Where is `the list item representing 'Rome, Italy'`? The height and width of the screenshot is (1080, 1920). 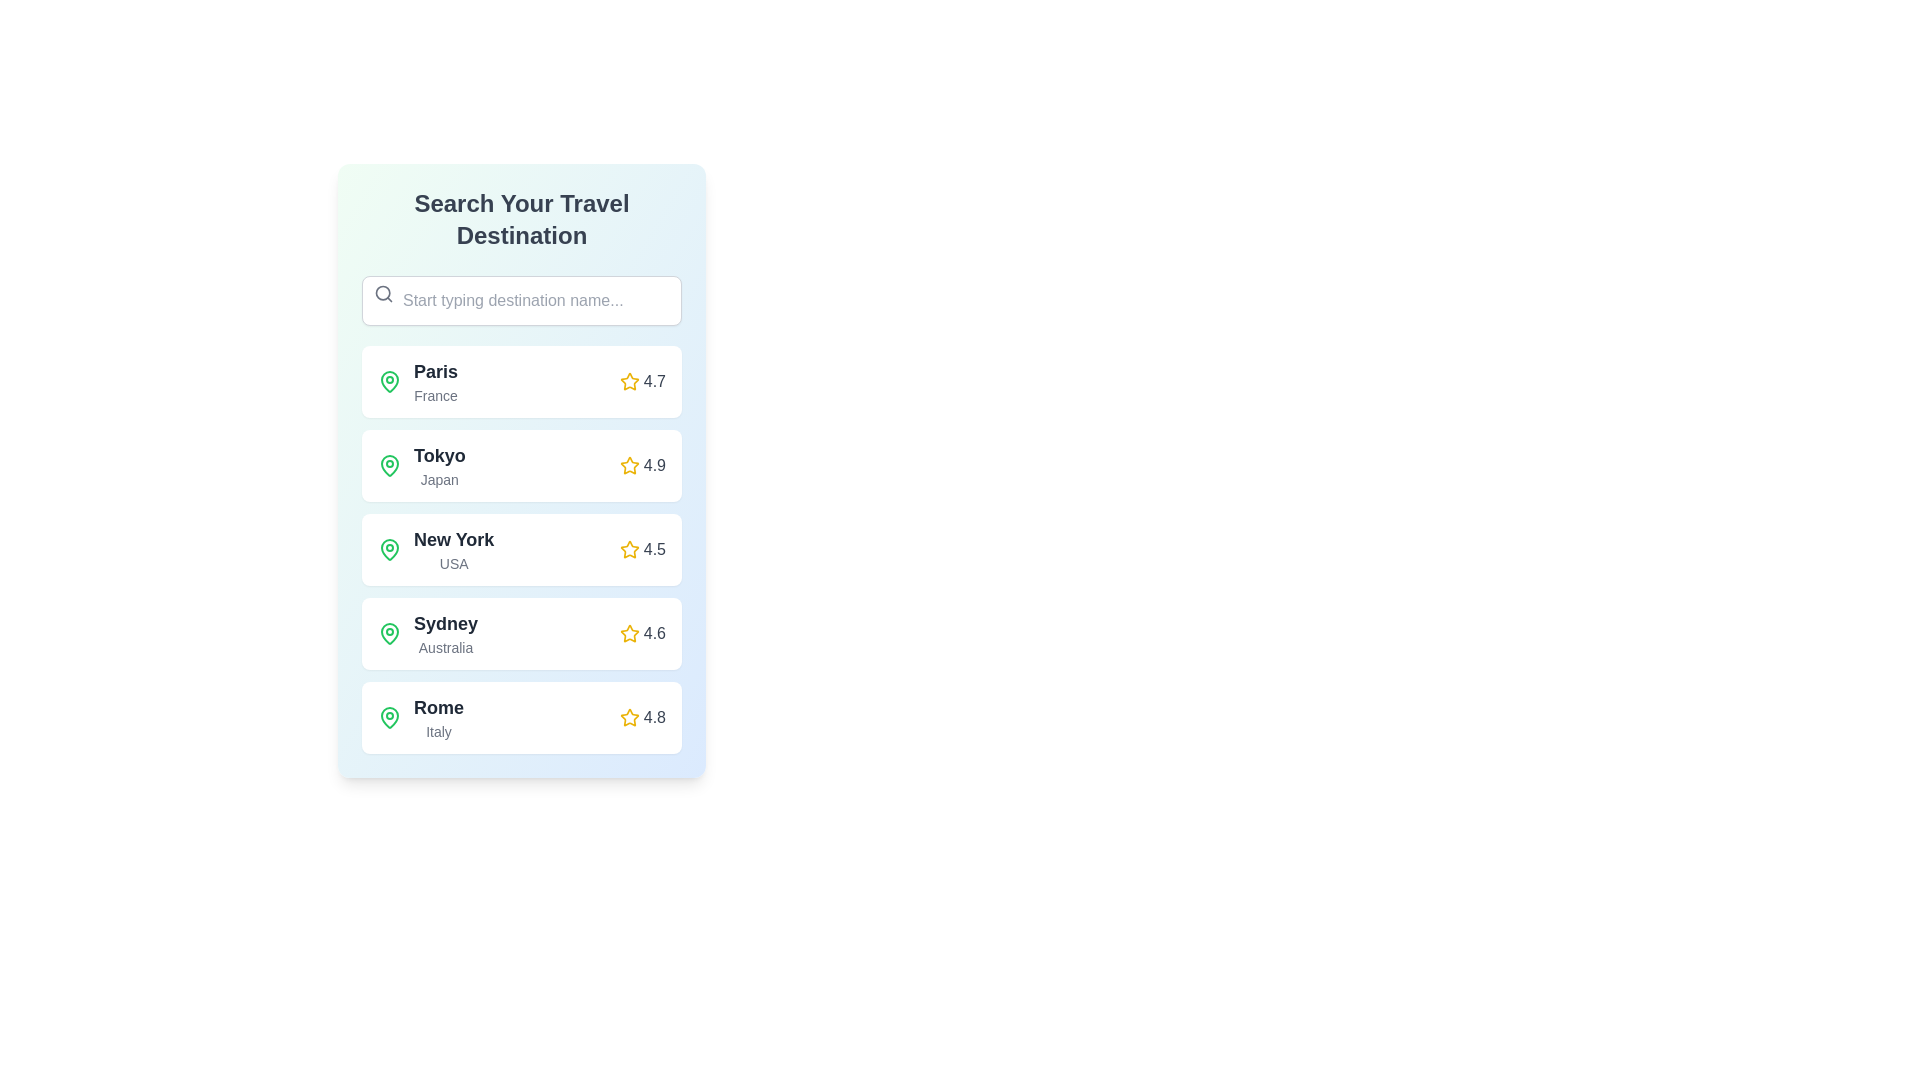
the list item representing 'Rome, Italy' is located at coordinates (420, 716).